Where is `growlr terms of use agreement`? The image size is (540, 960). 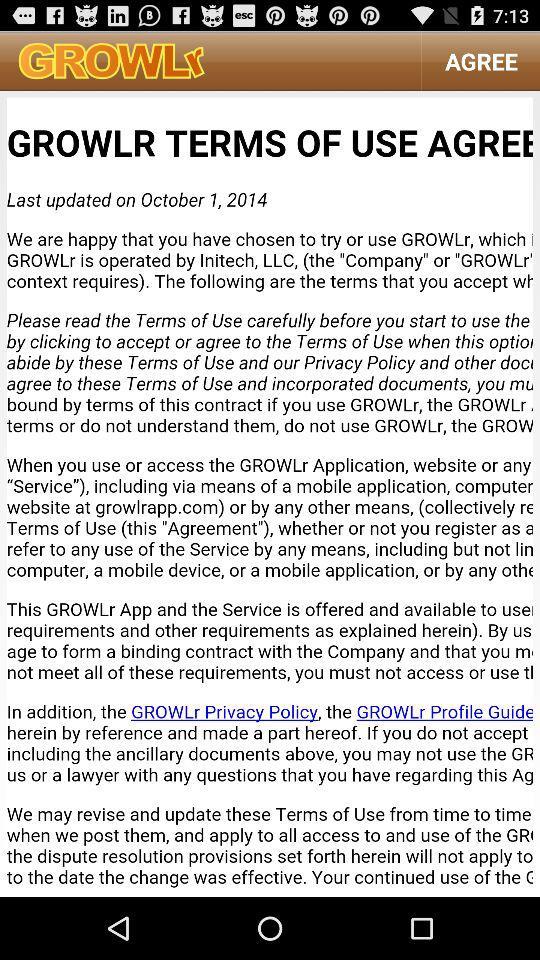
growlr terms of use agreement is located at coordinates (270, 492).